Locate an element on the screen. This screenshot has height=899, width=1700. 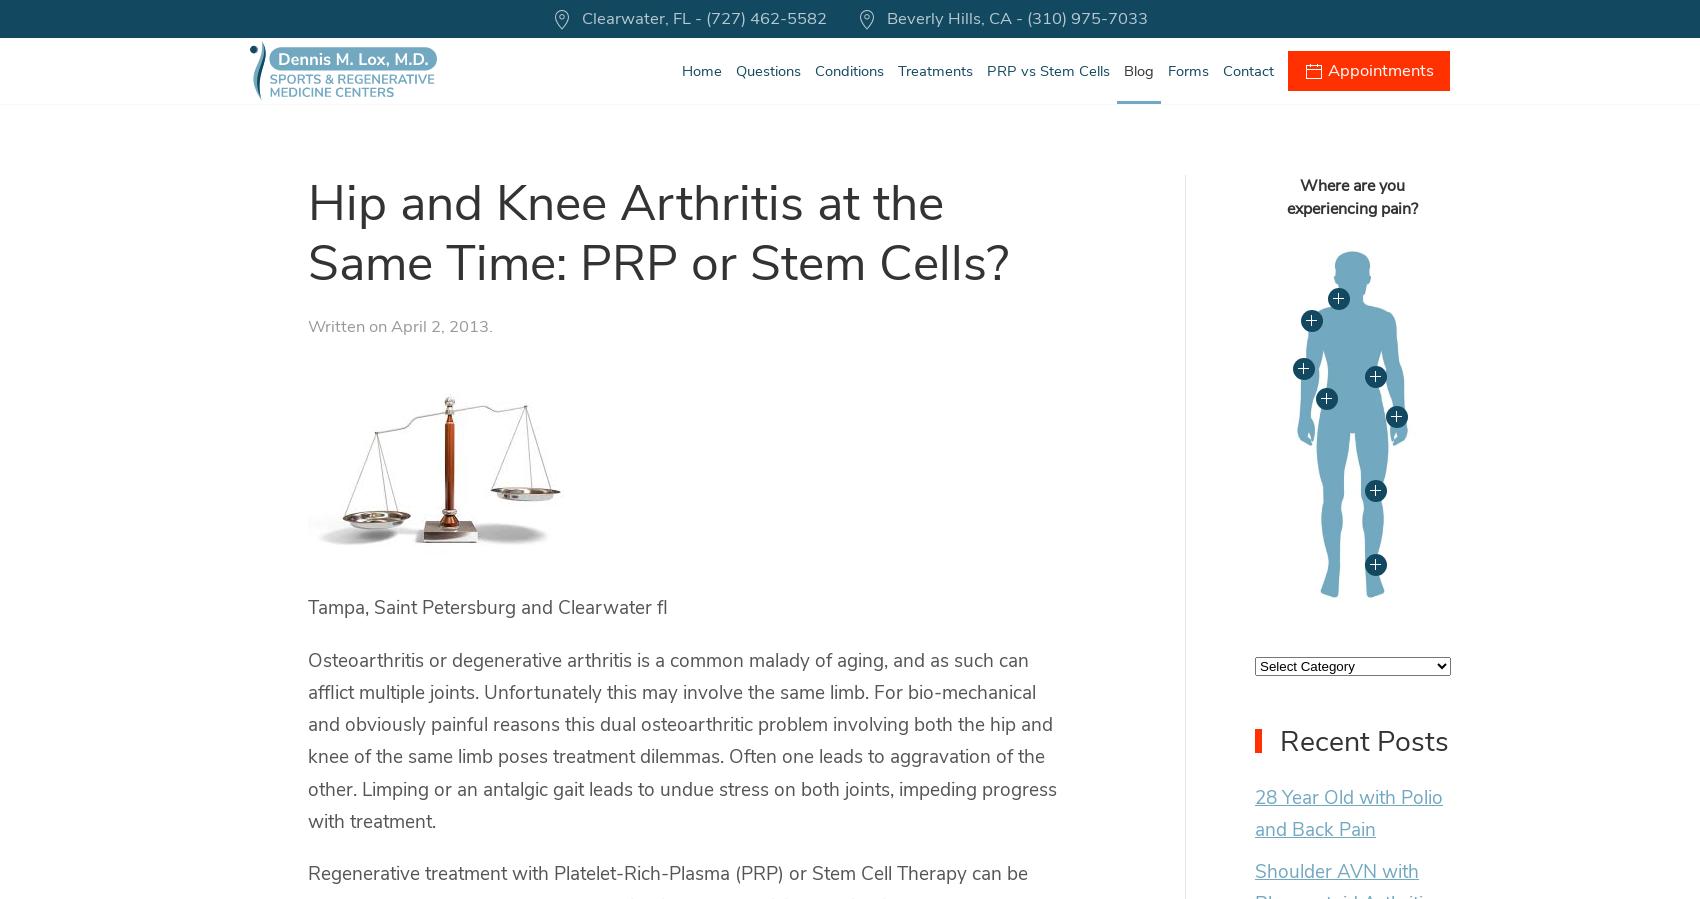
'Forms' is located at coordinates (1187, 69).